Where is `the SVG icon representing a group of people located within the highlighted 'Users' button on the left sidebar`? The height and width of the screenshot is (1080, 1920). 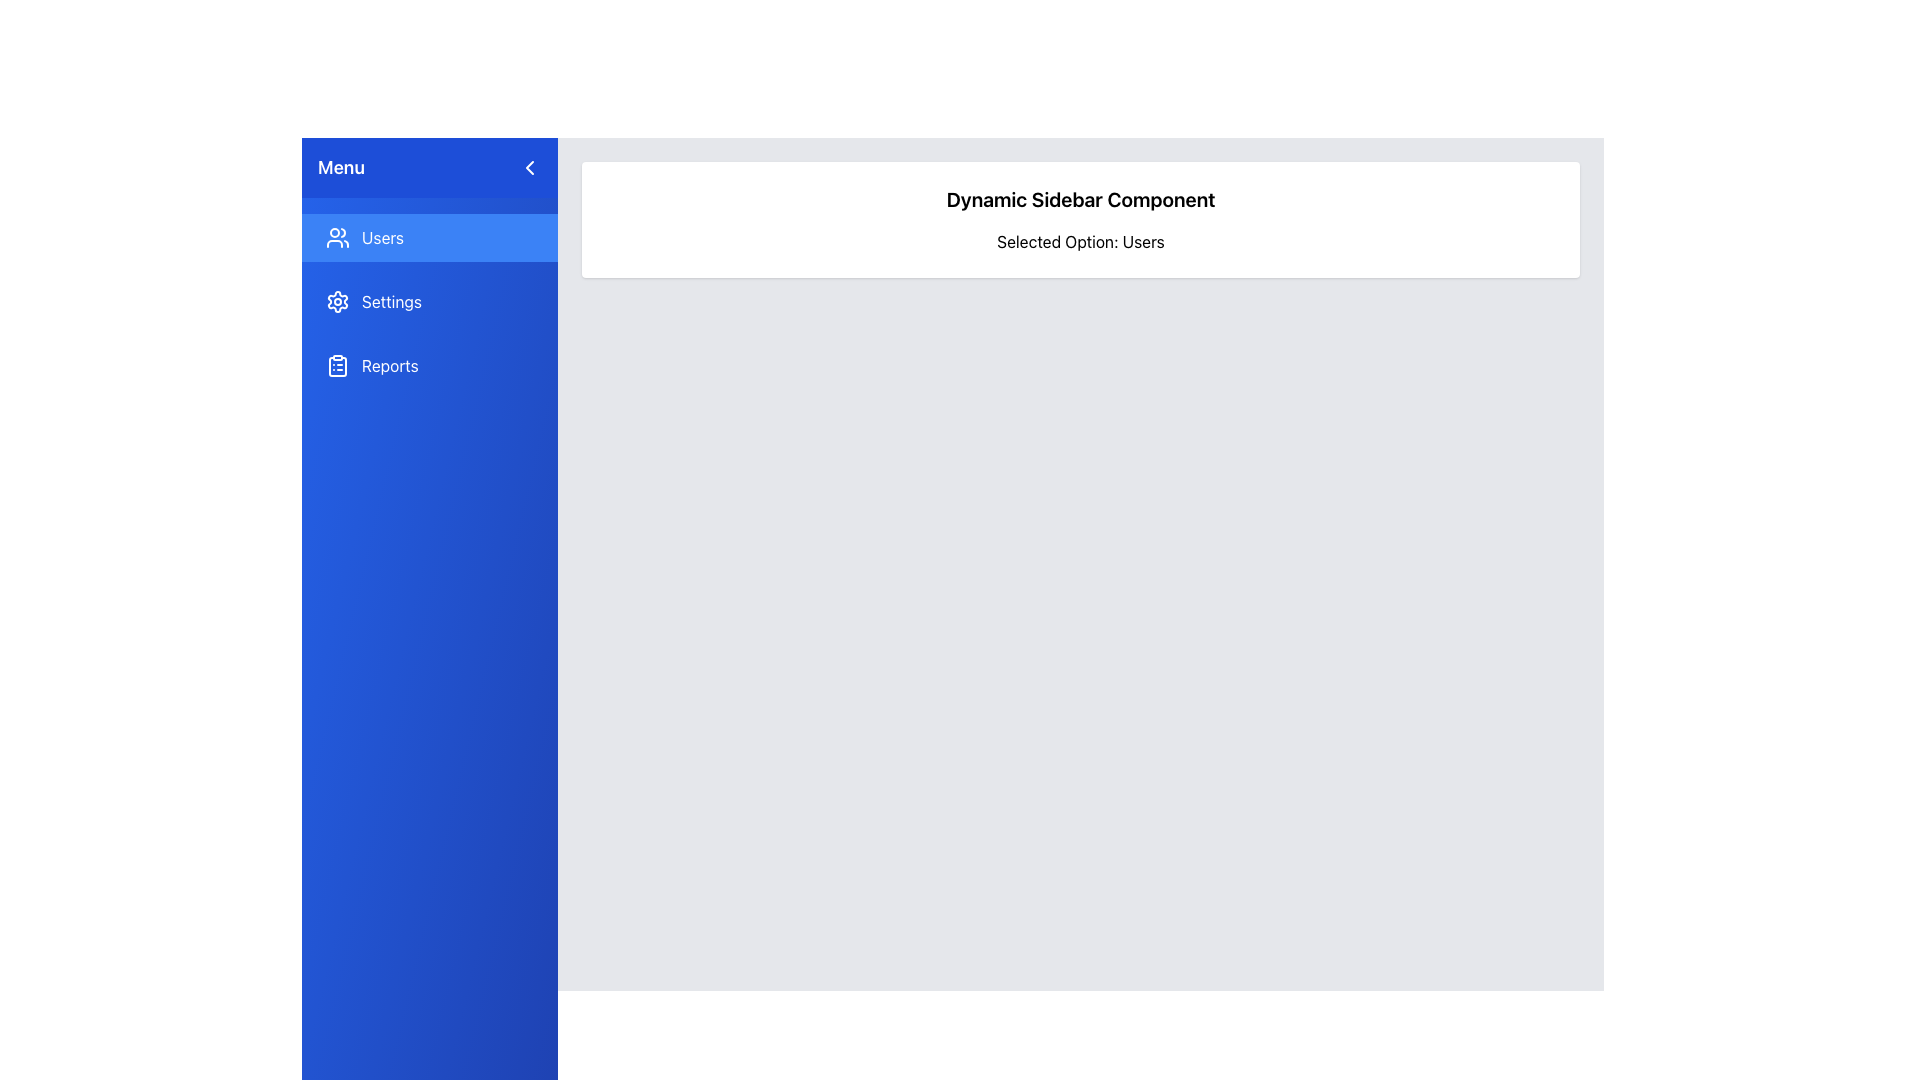 the SVG icon representing a group of people located within the highlighted 'Users' button on the left sidebar is located at coordinates (337, 237).